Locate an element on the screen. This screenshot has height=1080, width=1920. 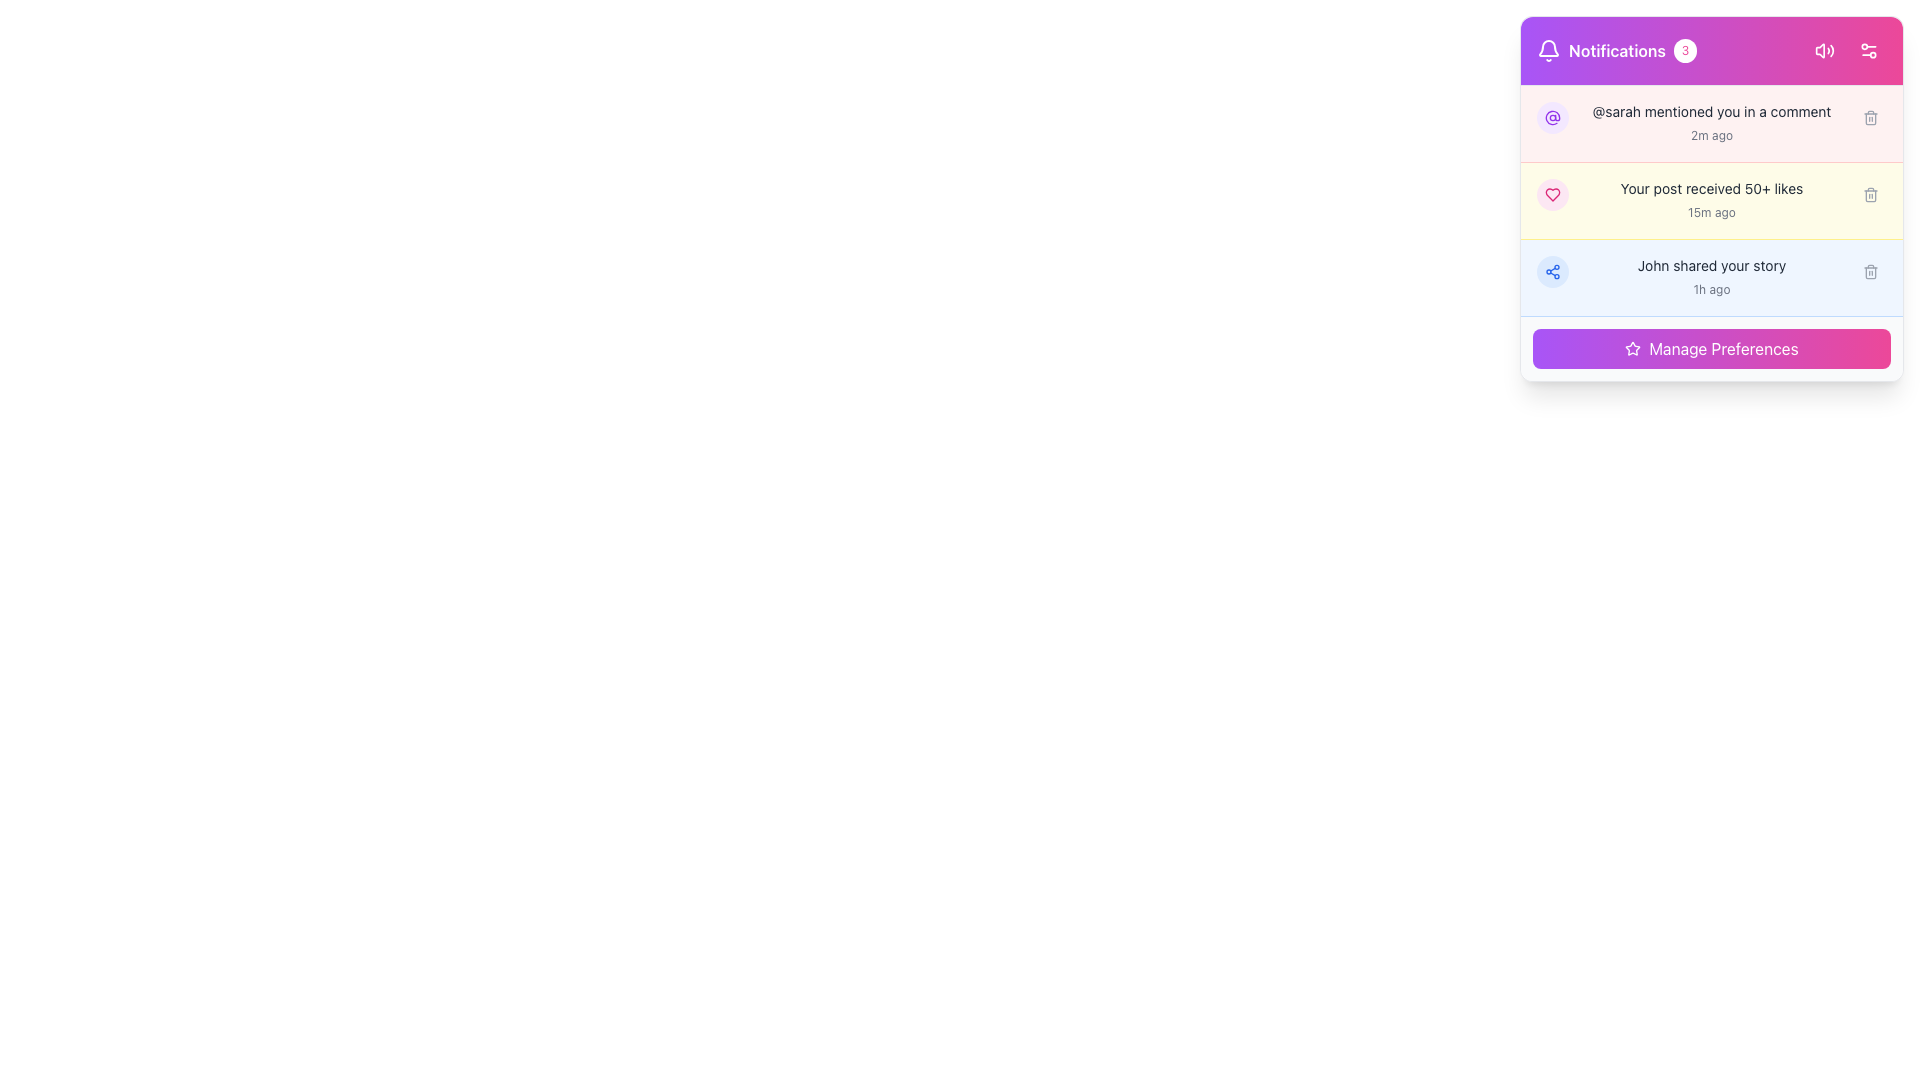
the 'Manage Preferences' button, which has a gradient background from purple to pink and contains a white star icon and white text is located at coordinates (1711, 347).